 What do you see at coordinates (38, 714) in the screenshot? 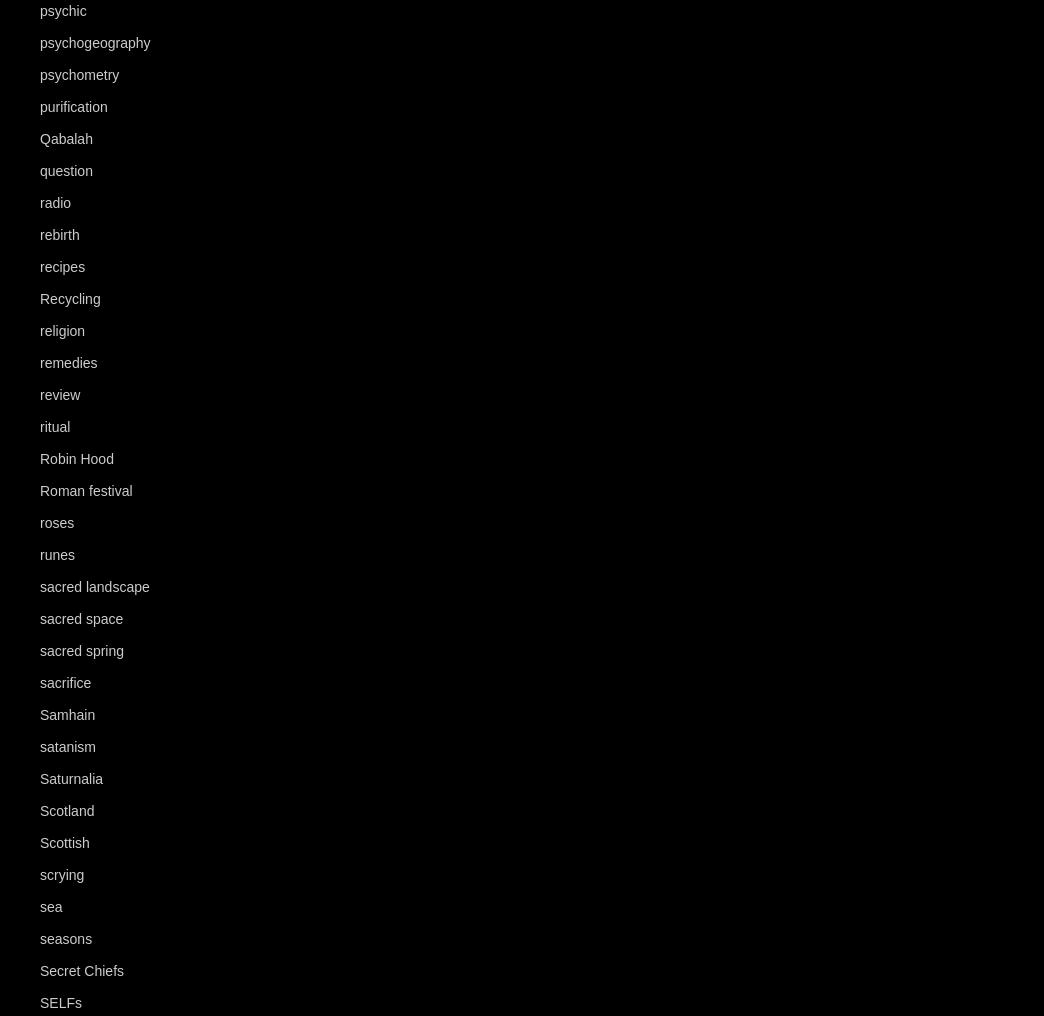
I see `'Samhain'` at bounding box center [38, 714].